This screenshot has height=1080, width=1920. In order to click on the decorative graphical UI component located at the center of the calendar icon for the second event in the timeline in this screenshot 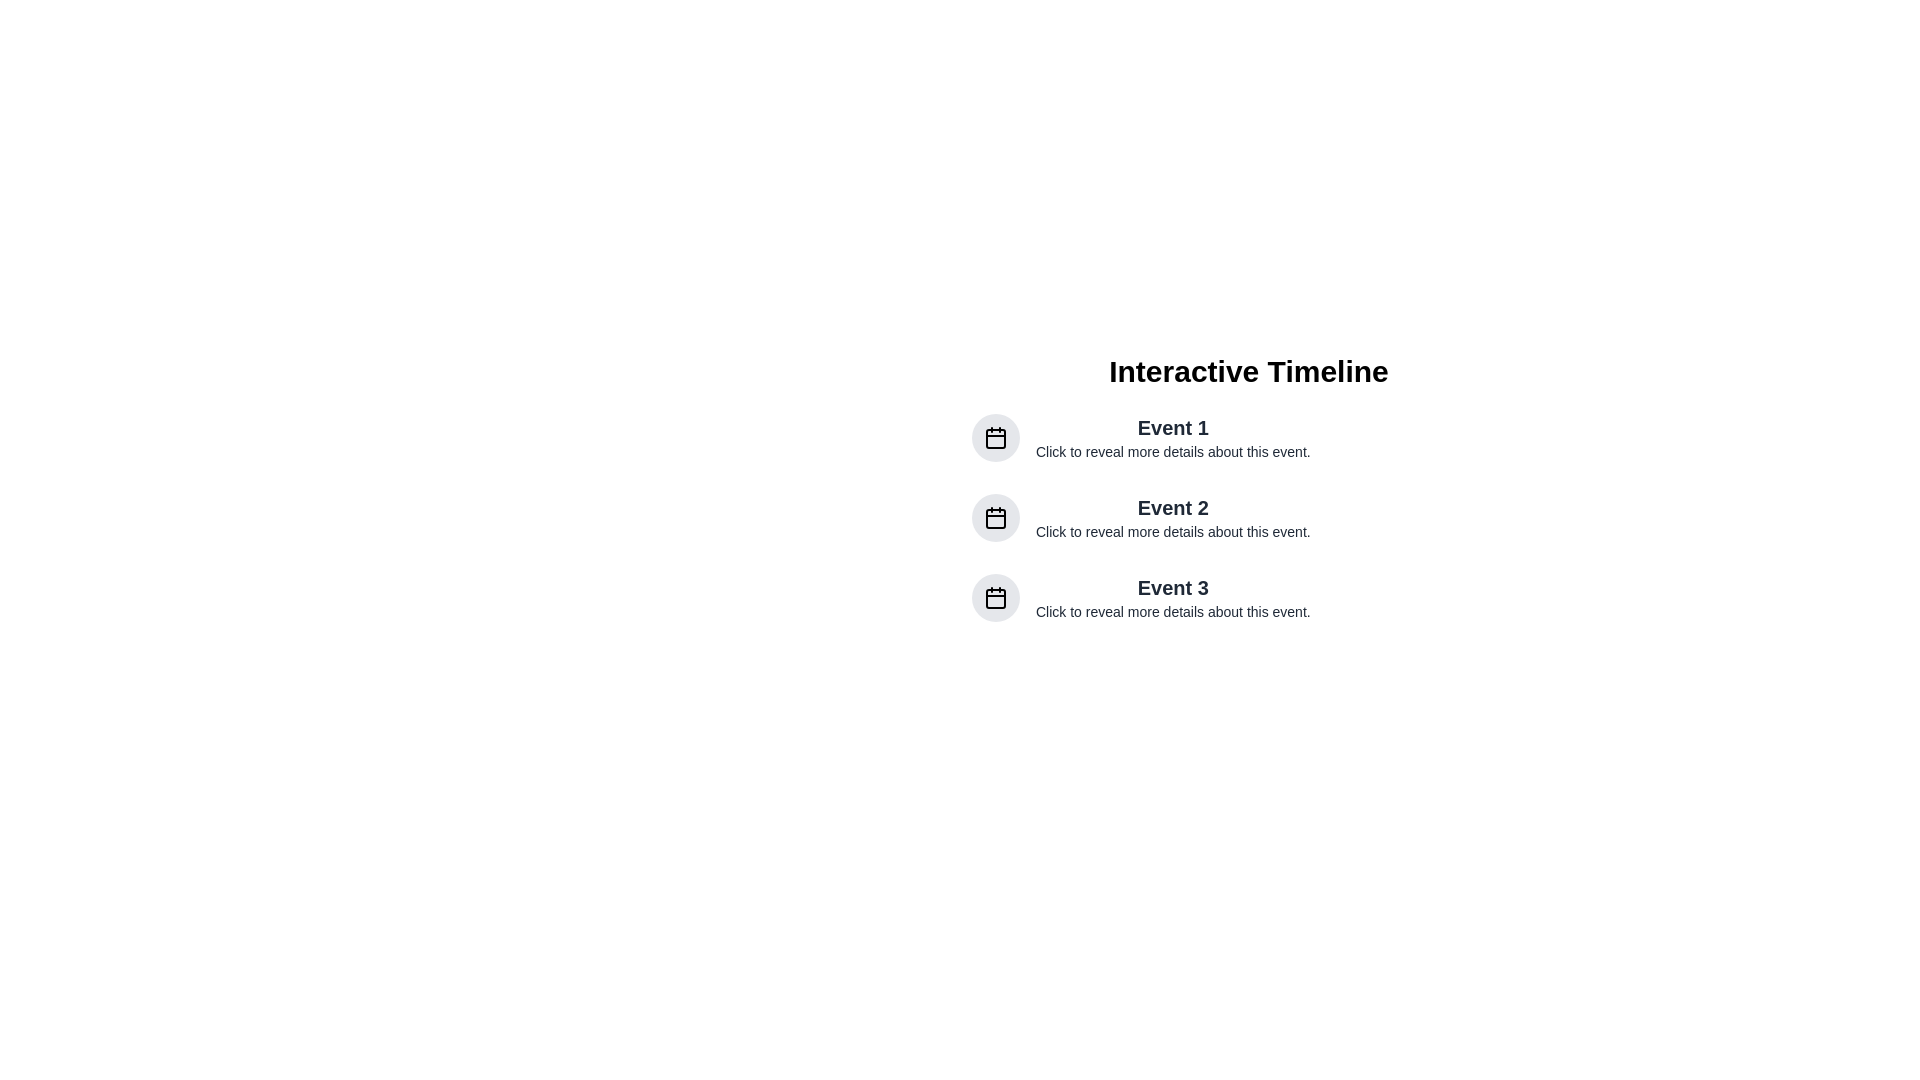, I will do `click(996, 518)`.